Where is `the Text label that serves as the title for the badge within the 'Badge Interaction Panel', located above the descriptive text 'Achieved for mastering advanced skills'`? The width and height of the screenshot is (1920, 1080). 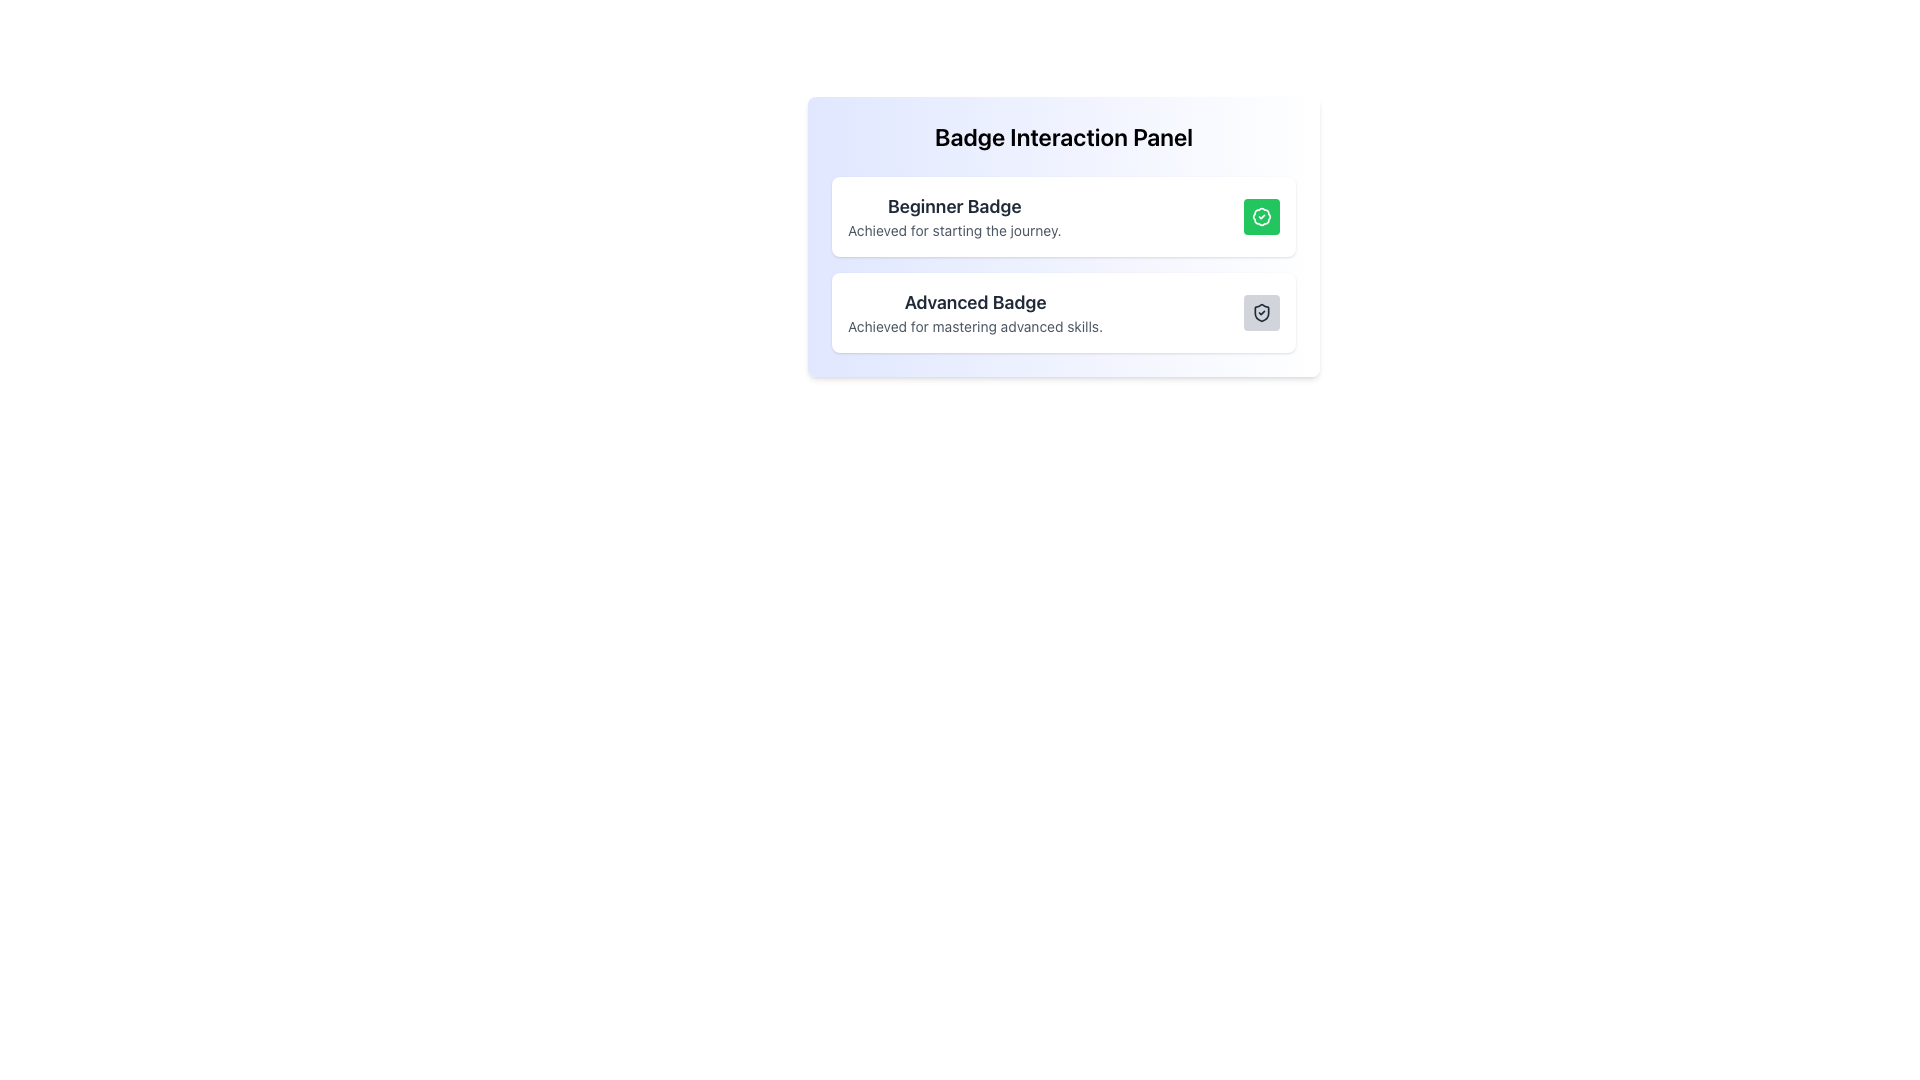
the Text label that serves as the title for the badge within the 'Badge Interaction Panel', located above the descriptive text 'Achieved for mastering advanced skills' is located at coordinates (975, 303).